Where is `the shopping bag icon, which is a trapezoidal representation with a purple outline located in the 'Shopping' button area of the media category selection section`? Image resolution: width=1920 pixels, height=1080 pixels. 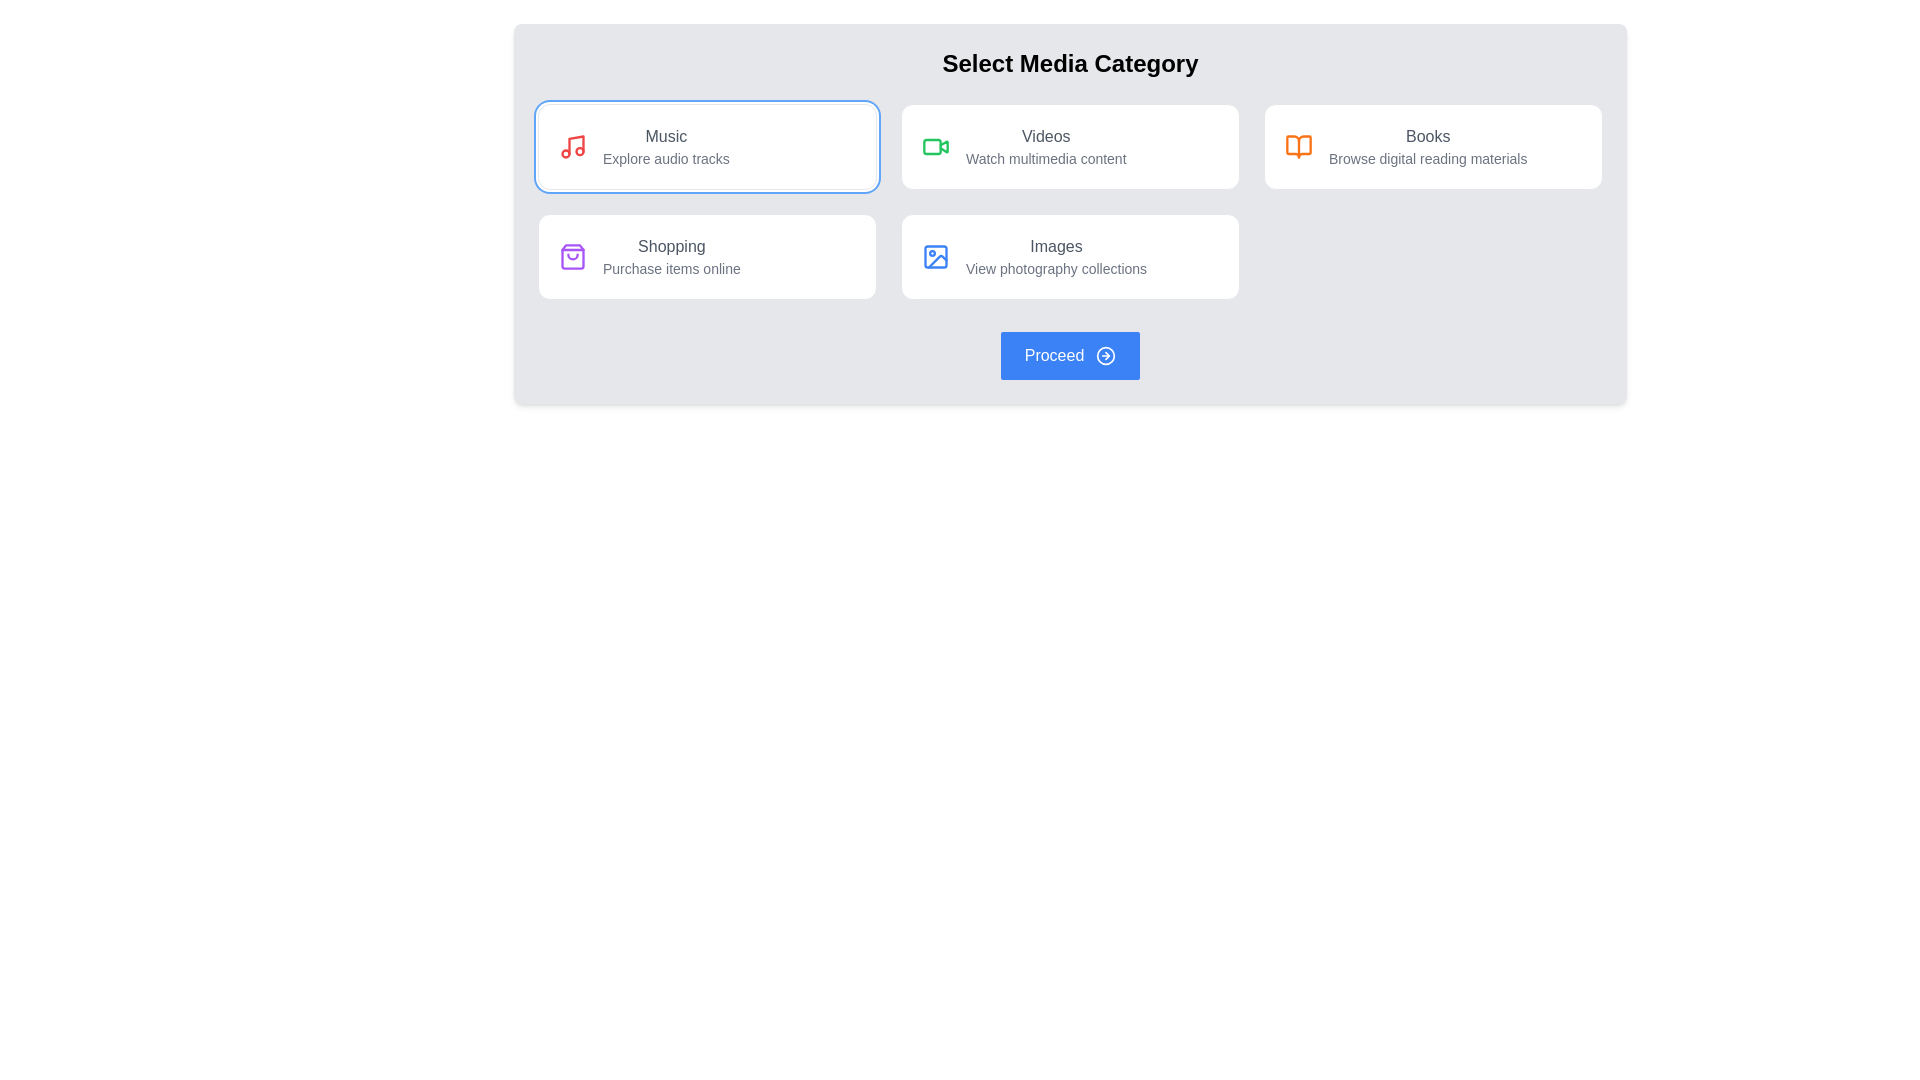
the shopping bag icon, which is a trapezoidal representation with a purple outline located in the 'Shopping' button area of the media category selection section is located at coordinates (571, 254).